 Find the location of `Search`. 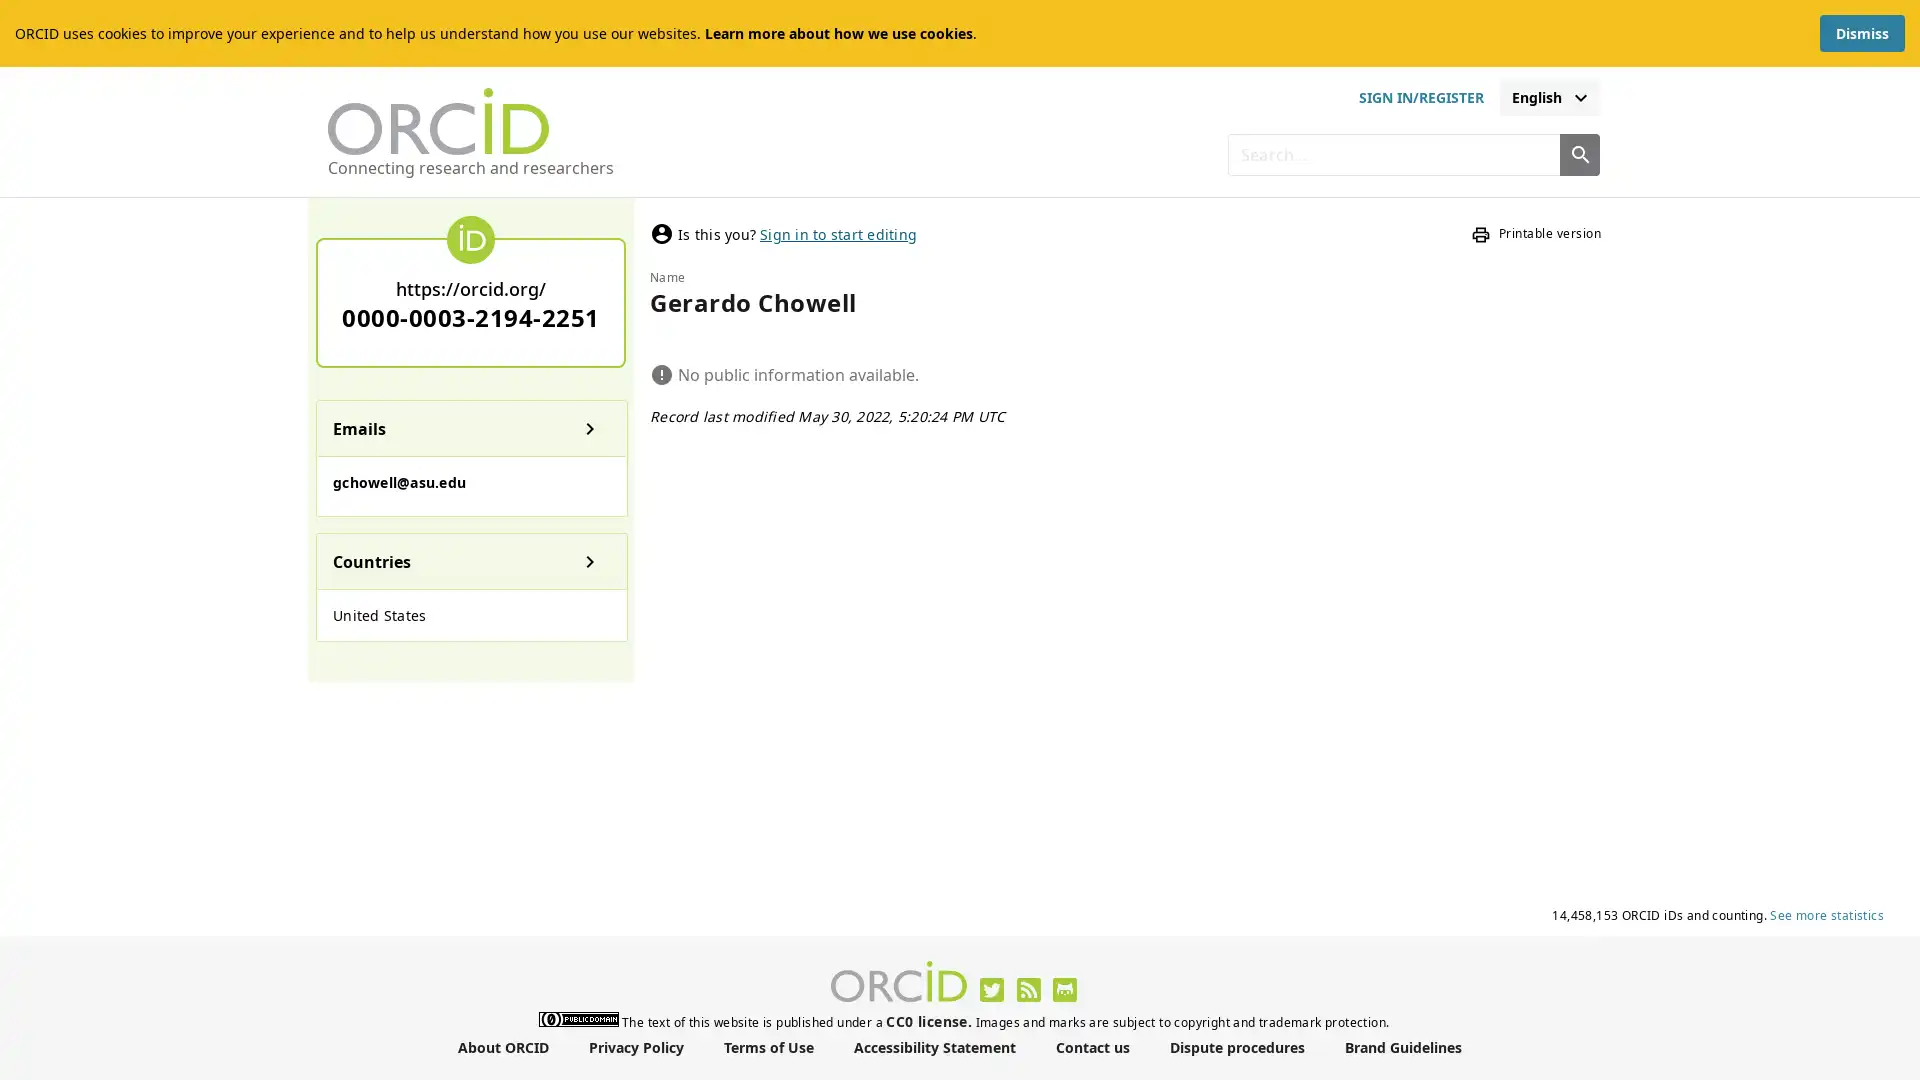

Search is located at coordinates (1578, 153).